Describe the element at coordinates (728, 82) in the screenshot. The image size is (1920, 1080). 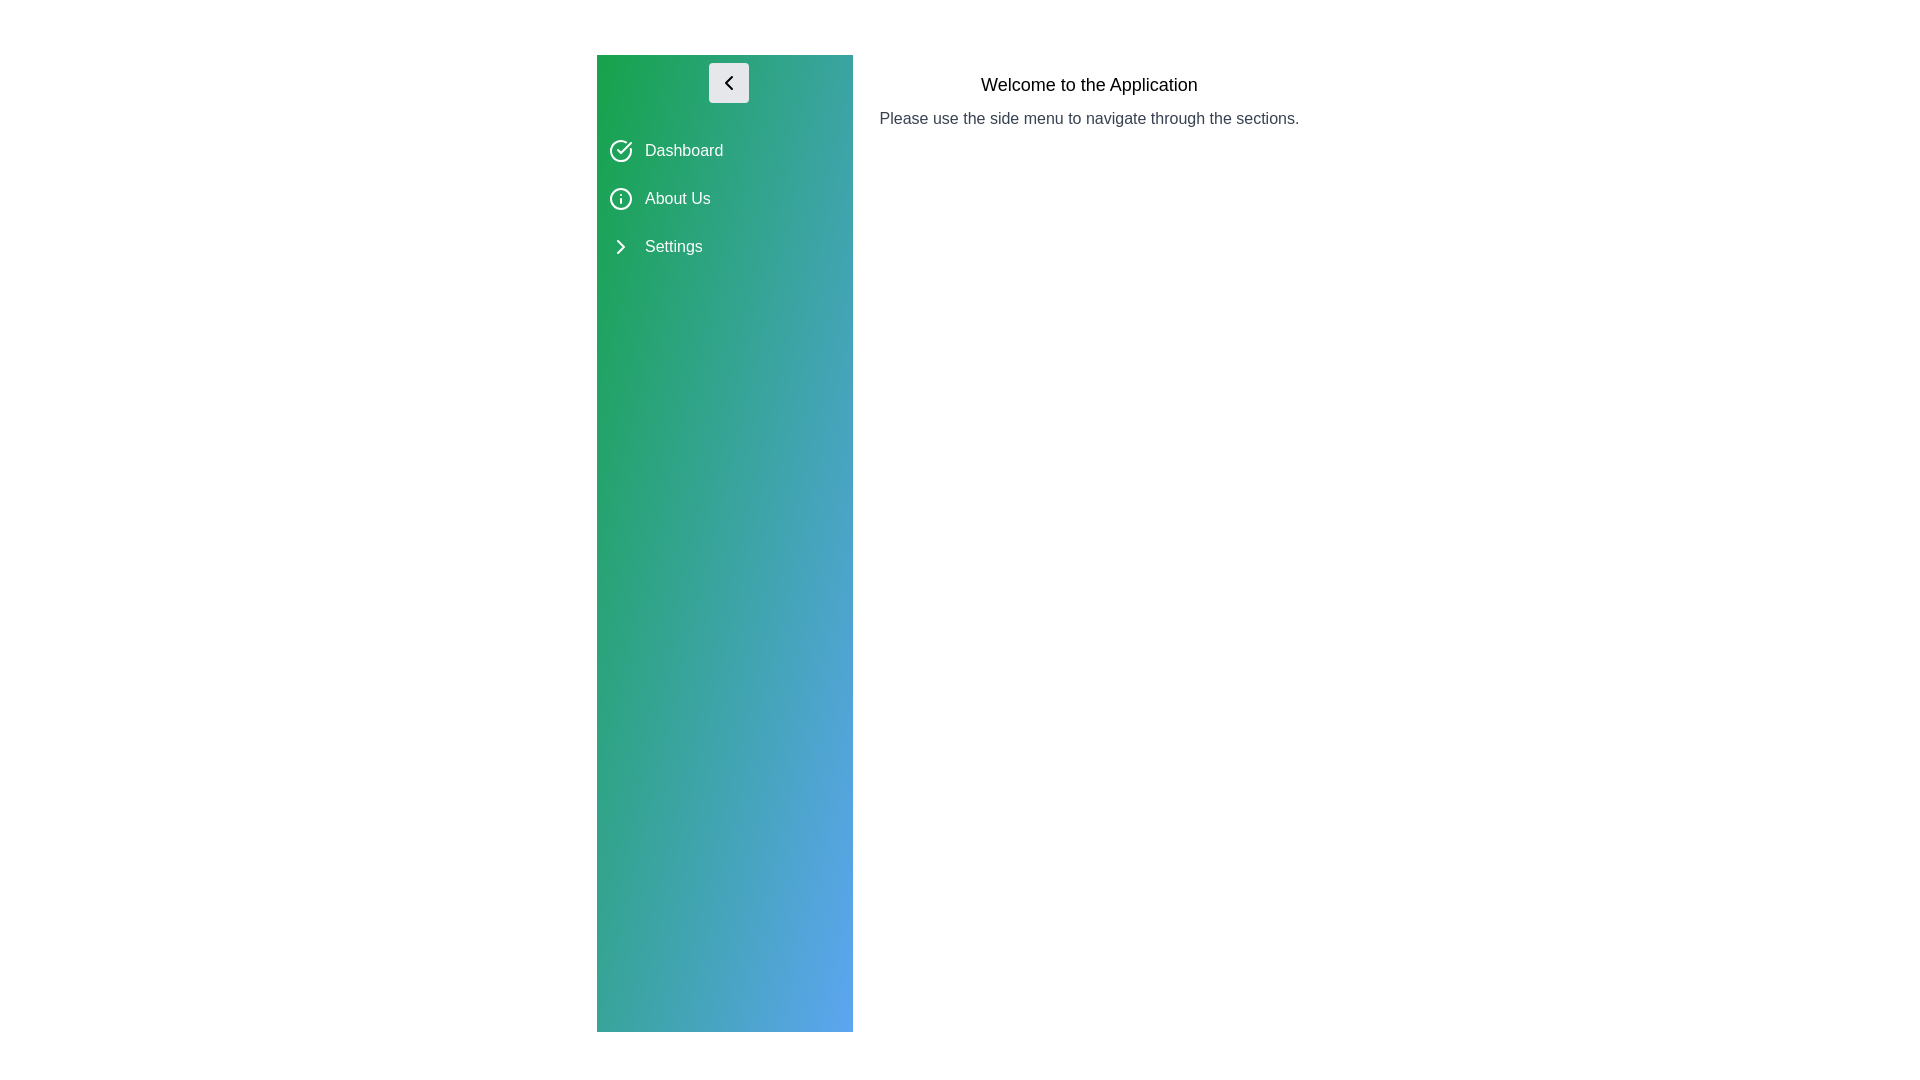
I see `the button with the arrow icon to toggle the visibility of the drawer` at that location.